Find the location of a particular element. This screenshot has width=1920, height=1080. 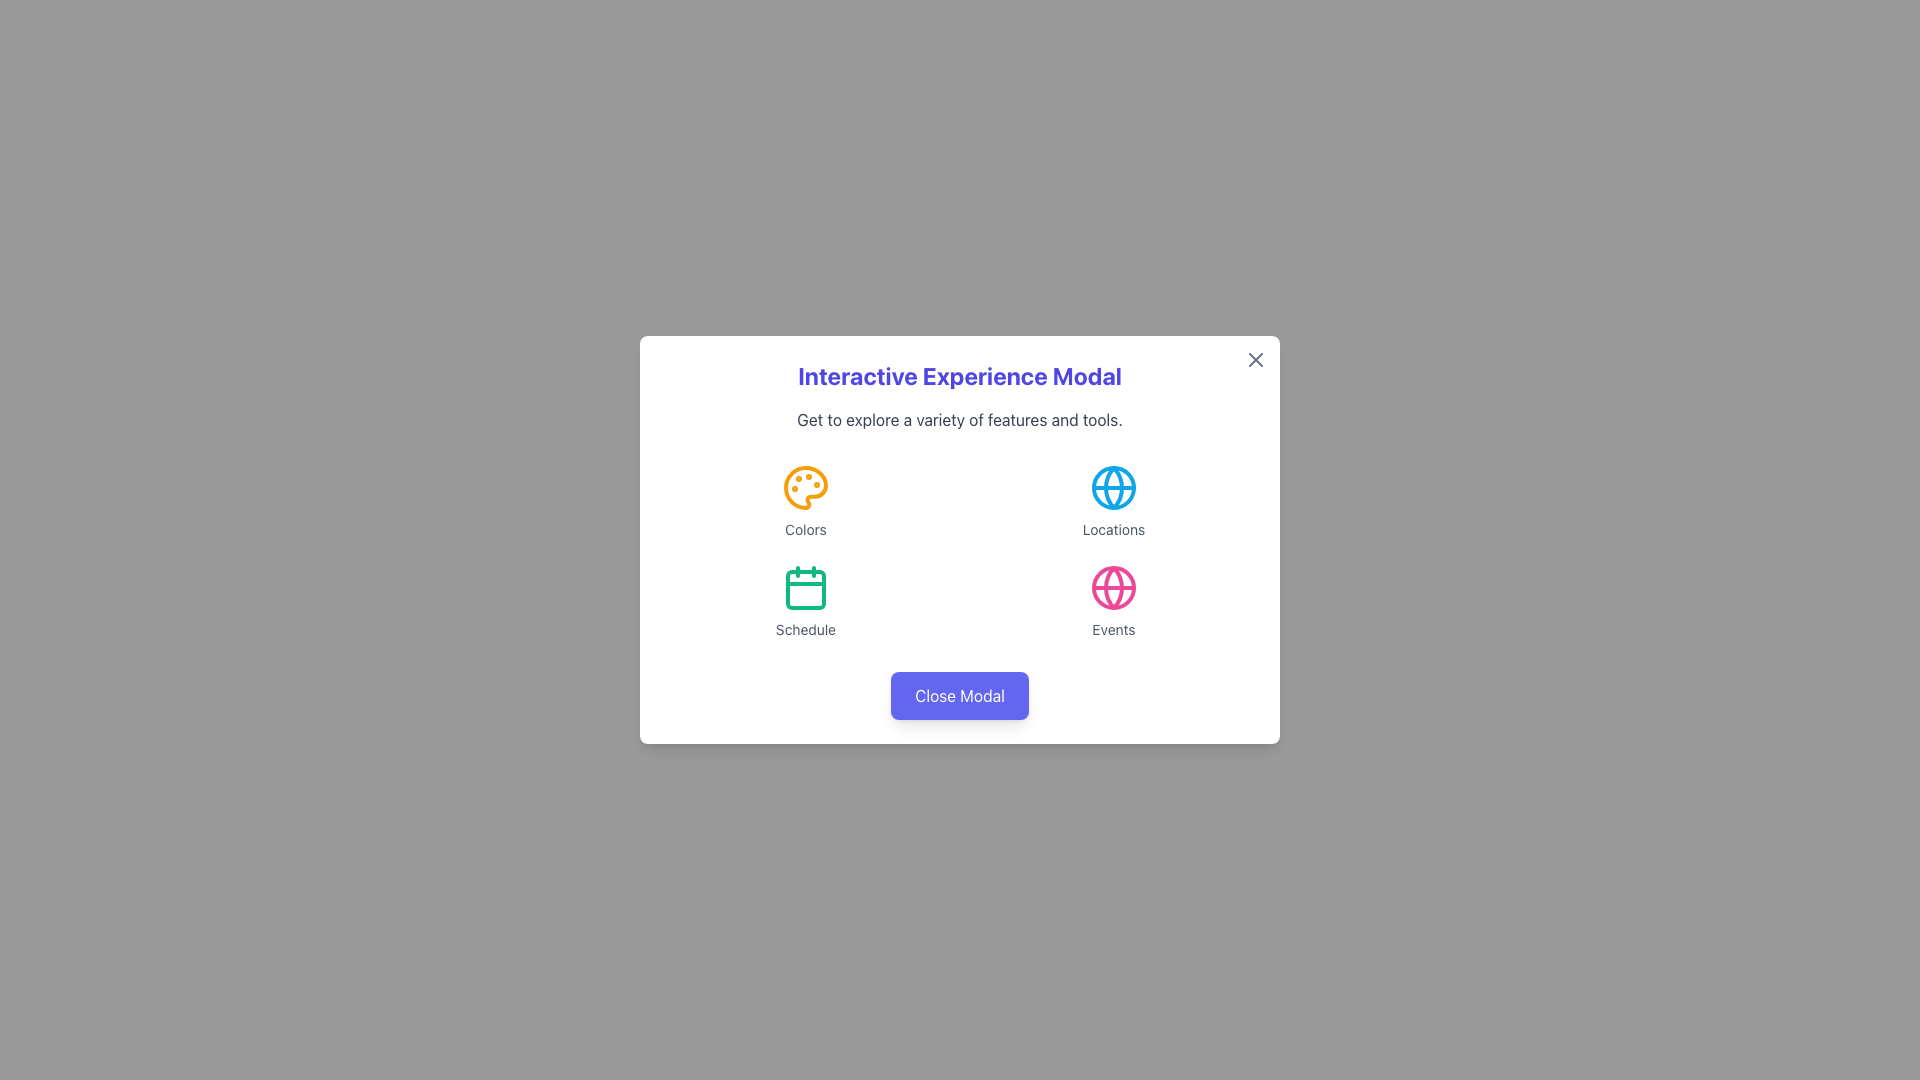

the 'Events' label, which is located in the lower right corner of the central modal window and directly below the pink globe icon is located at coordinates (1112, 628).